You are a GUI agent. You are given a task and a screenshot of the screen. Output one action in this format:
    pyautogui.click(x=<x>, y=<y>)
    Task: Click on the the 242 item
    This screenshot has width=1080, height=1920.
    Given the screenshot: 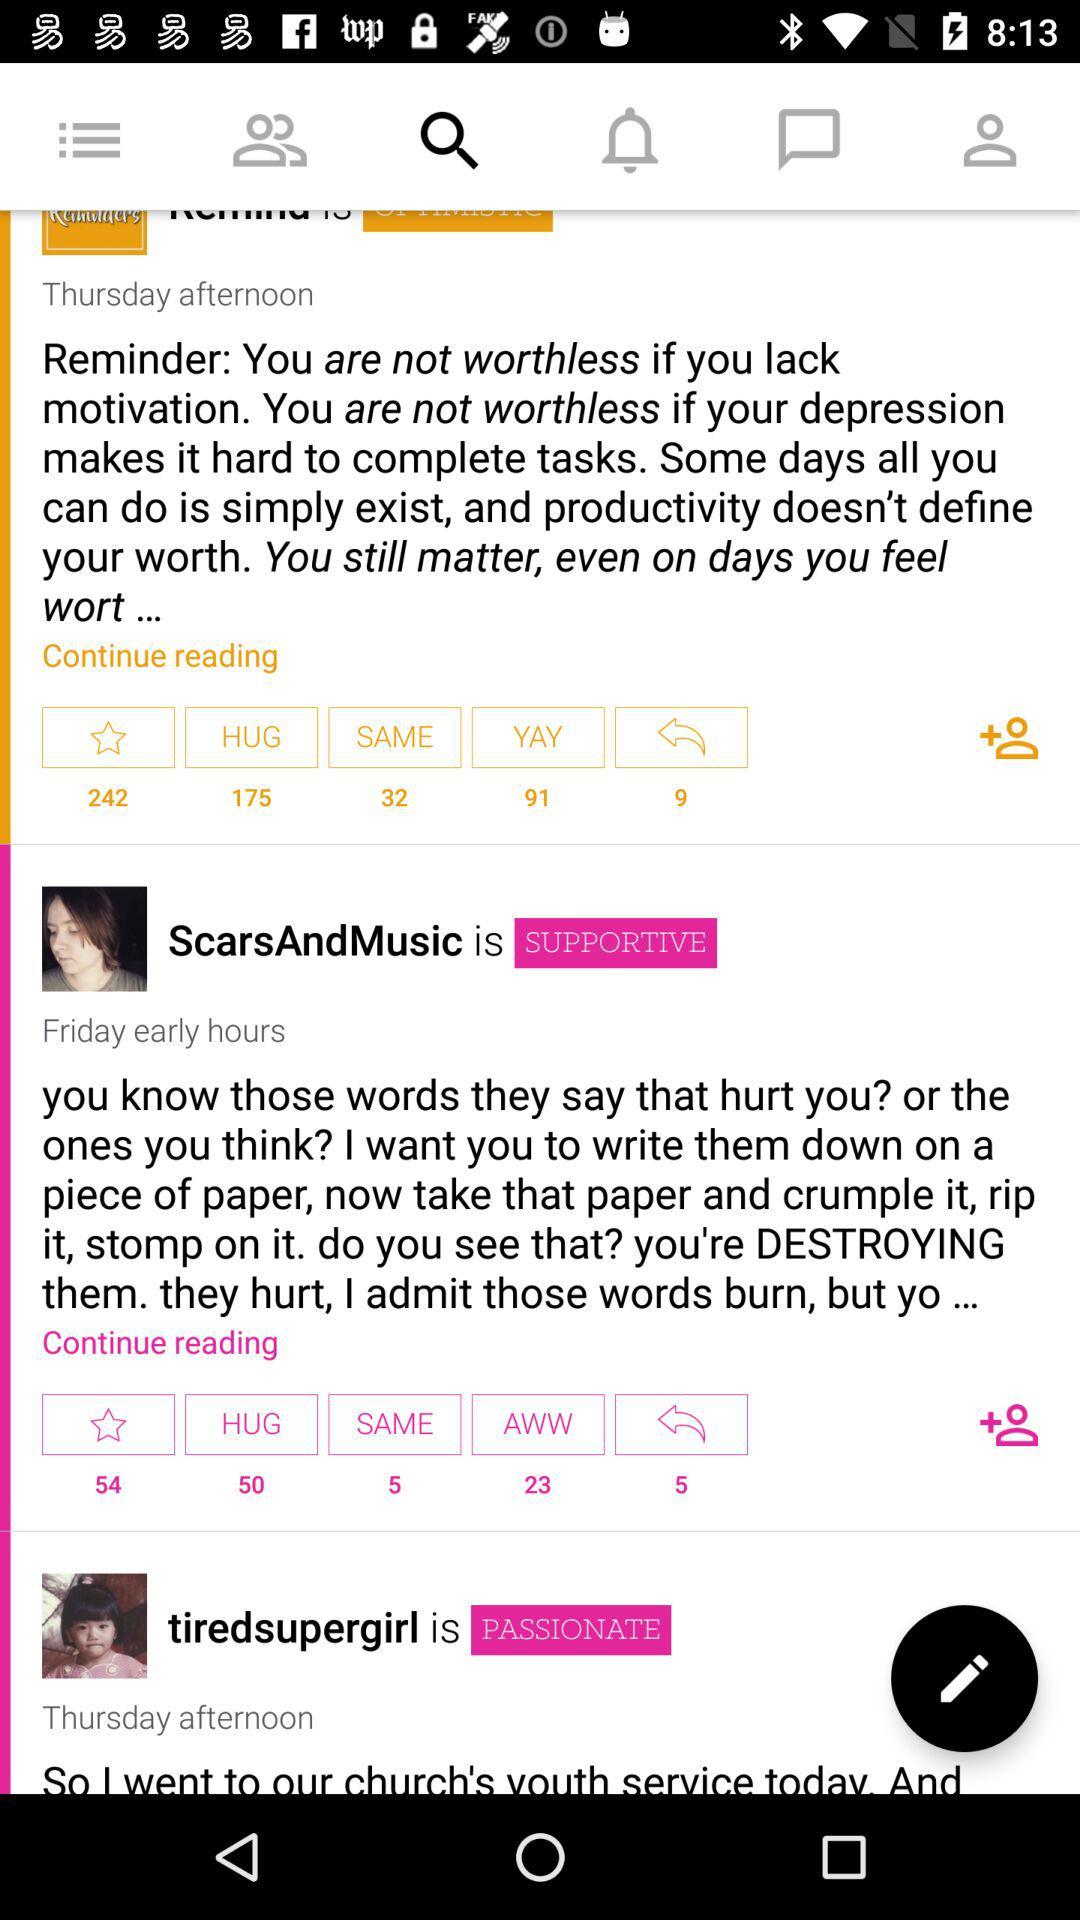 What is the action you would take?
    pyautogui.click(x=108, y=805)
    